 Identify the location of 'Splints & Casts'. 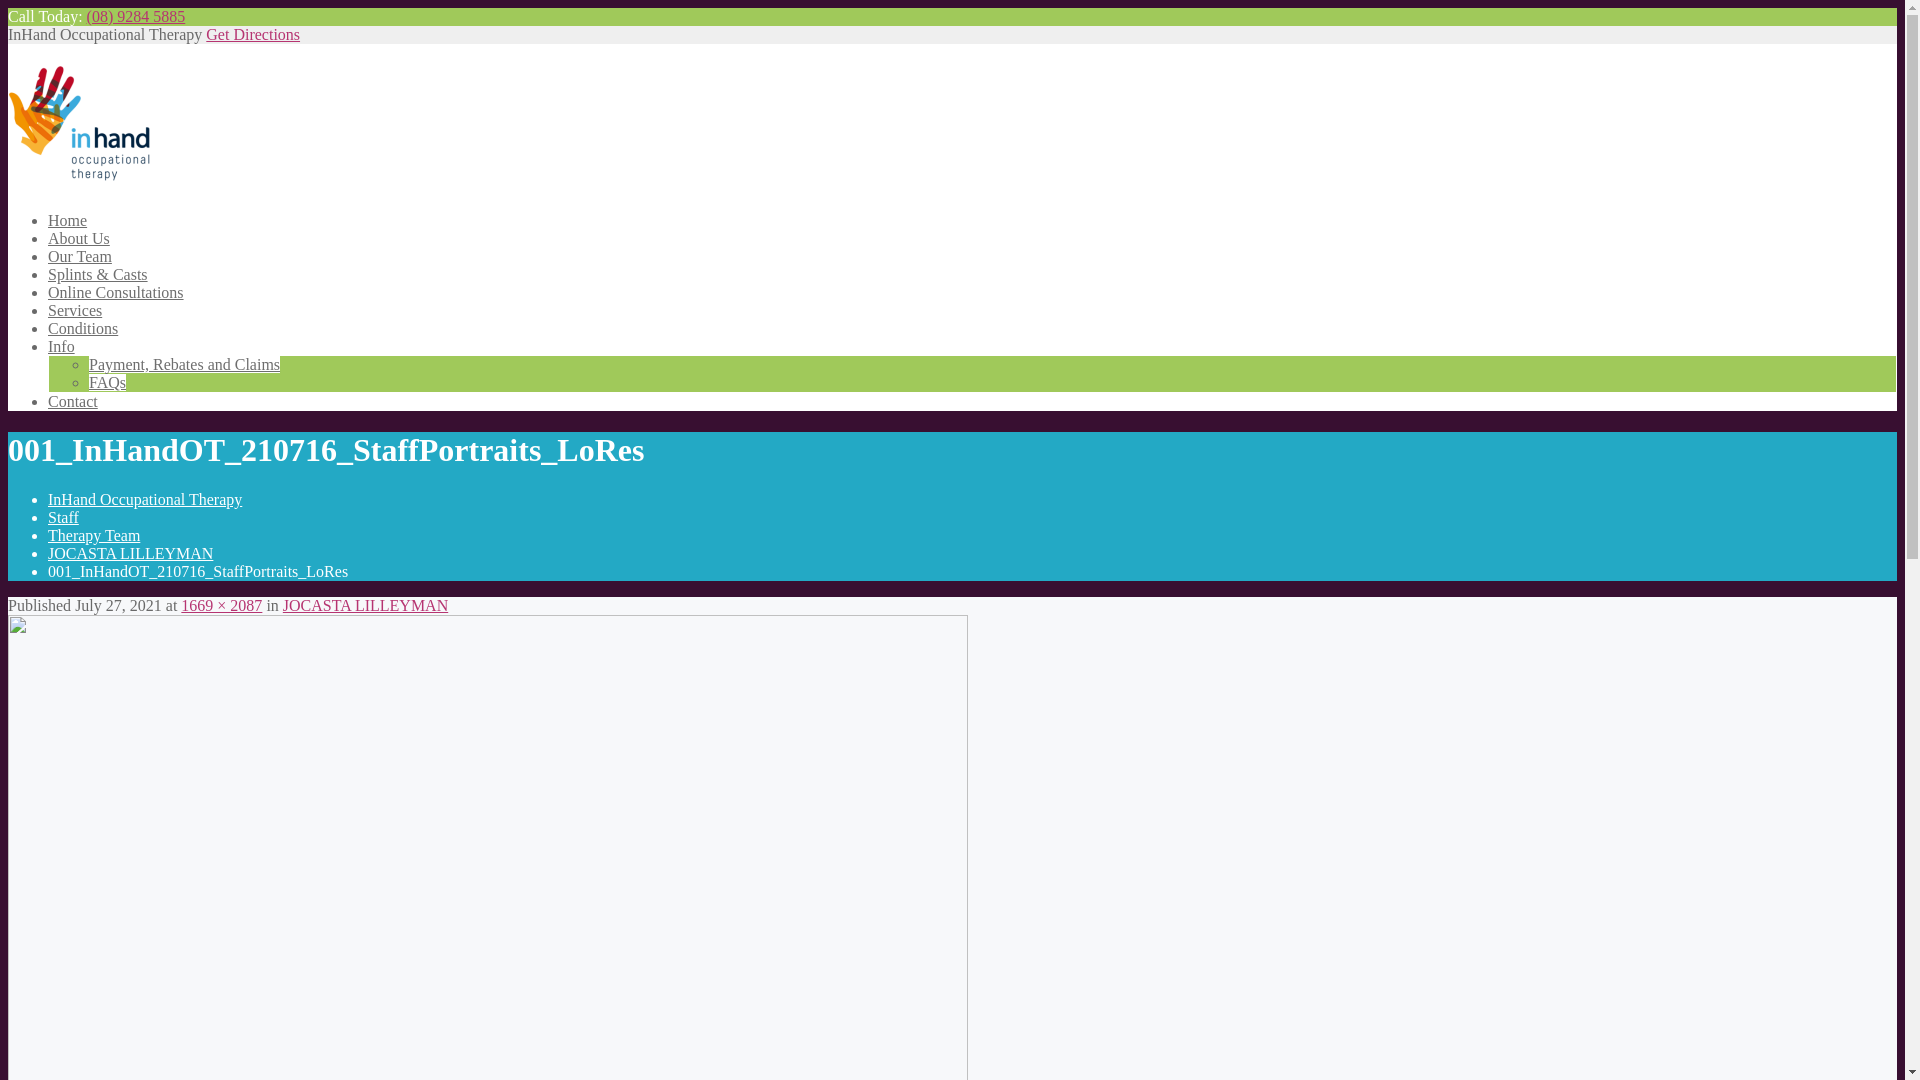
(48, 274).